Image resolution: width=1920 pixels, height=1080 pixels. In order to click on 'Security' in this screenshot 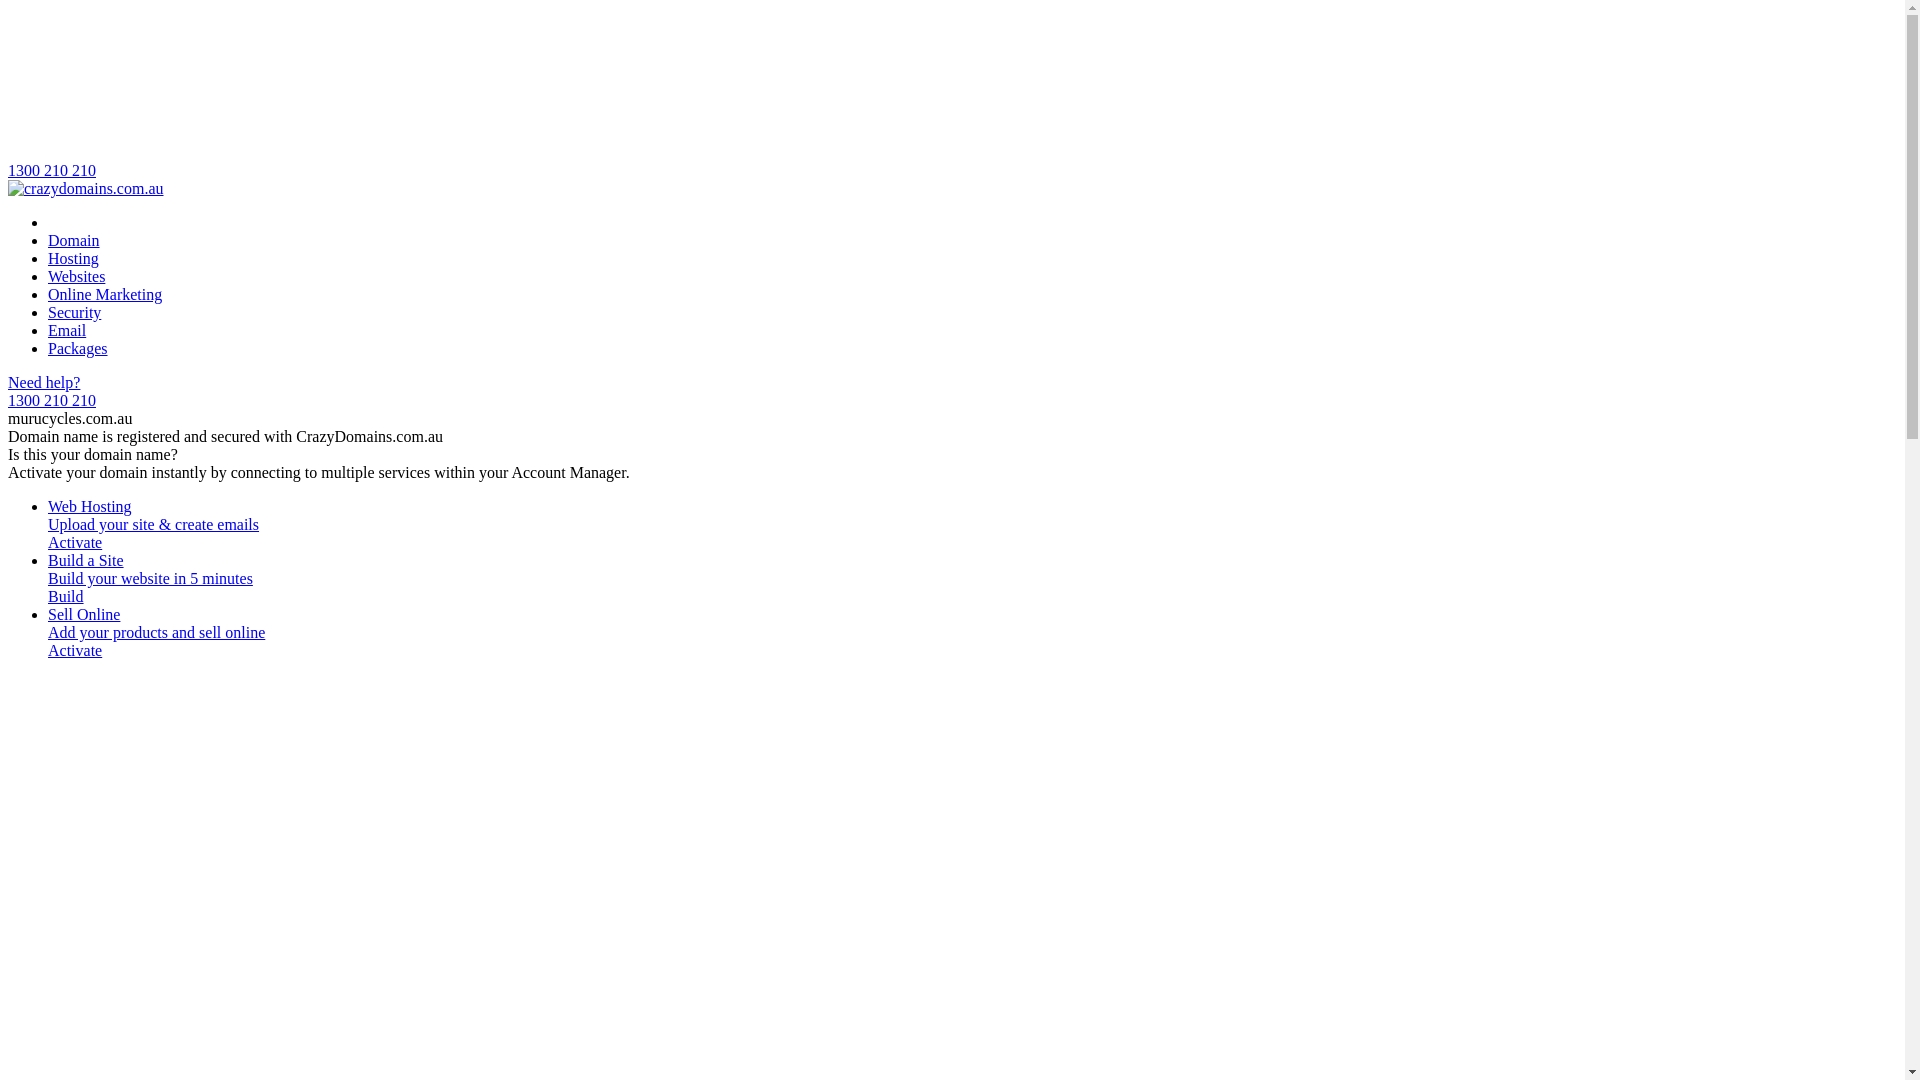, I will do `click(74, 312)`.